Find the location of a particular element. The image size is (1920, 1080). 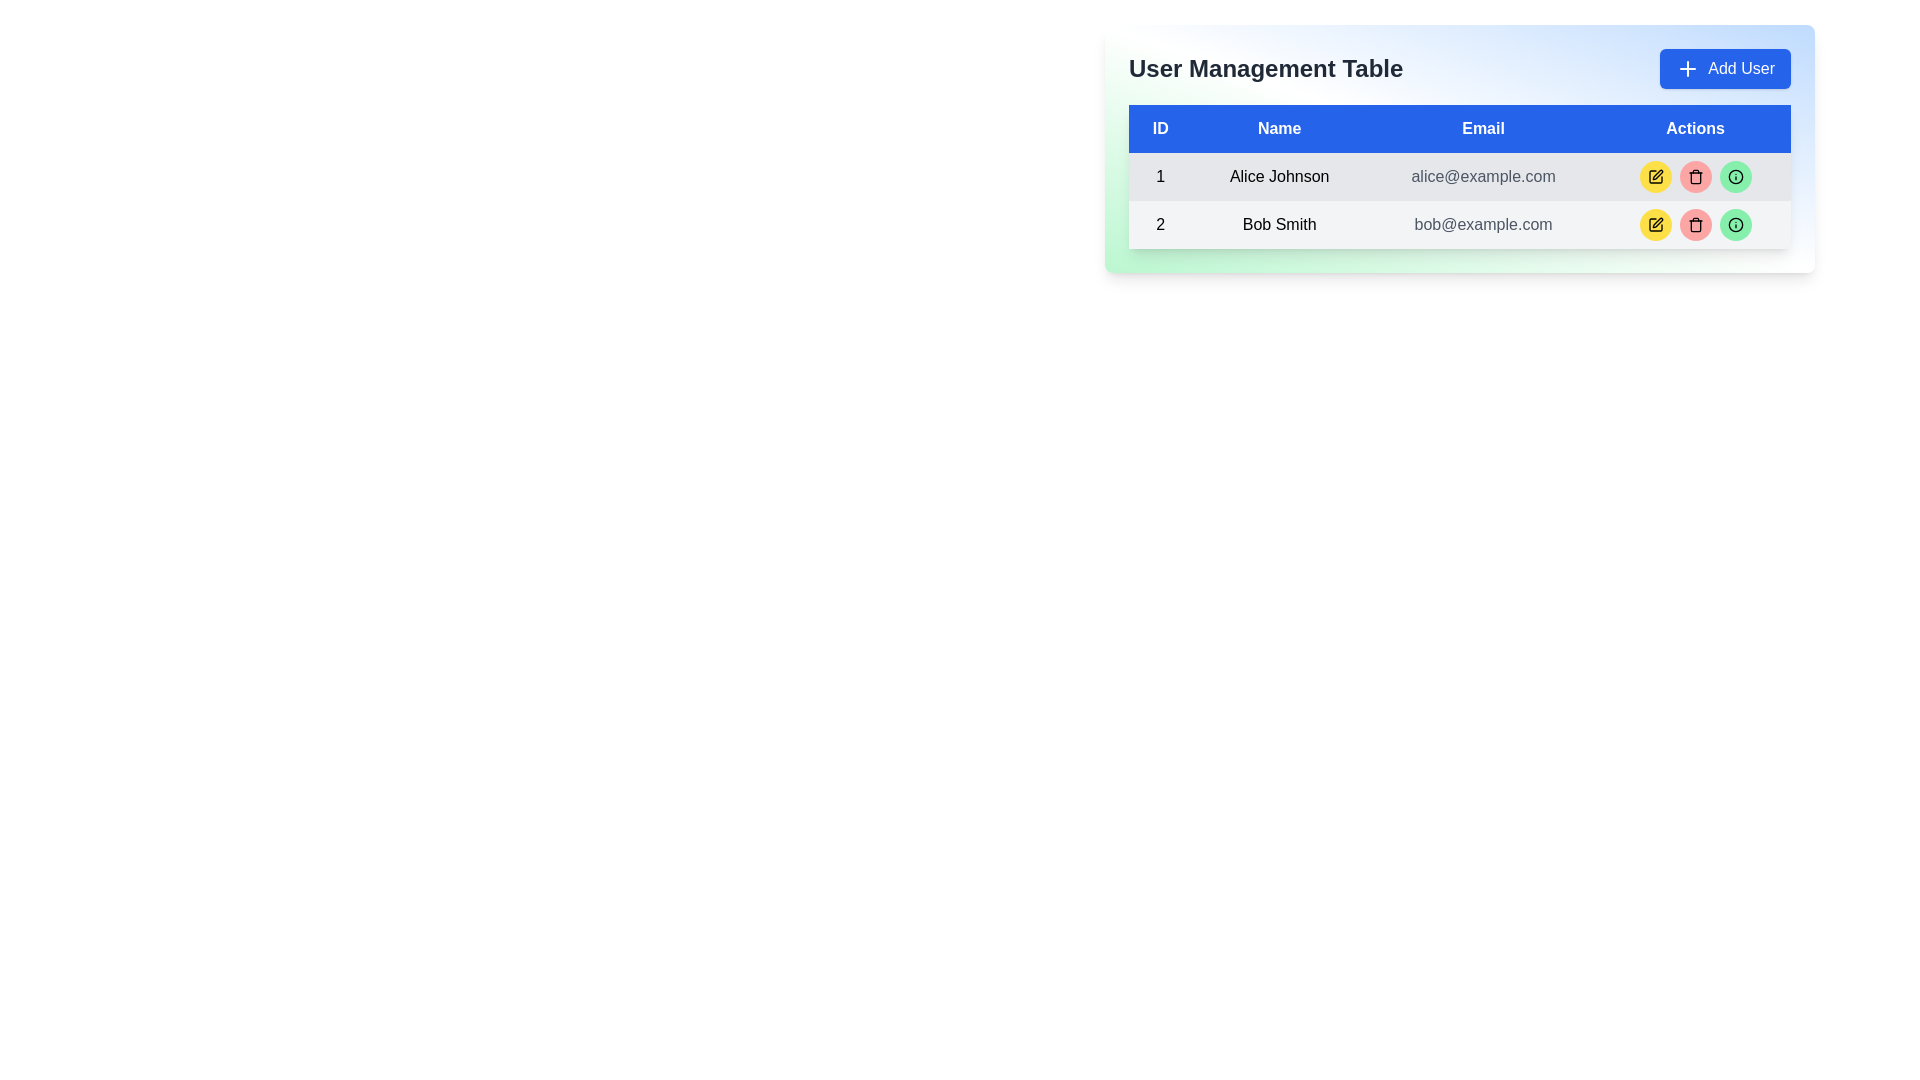

the square-shaped icon button with a pen symbol in the center, part of the yellow circular button background, located in the 'Actions' column of the first row adjacent to 'Alice Johnson' and 'alice@example.com' is located at coordinates (1655, 224).